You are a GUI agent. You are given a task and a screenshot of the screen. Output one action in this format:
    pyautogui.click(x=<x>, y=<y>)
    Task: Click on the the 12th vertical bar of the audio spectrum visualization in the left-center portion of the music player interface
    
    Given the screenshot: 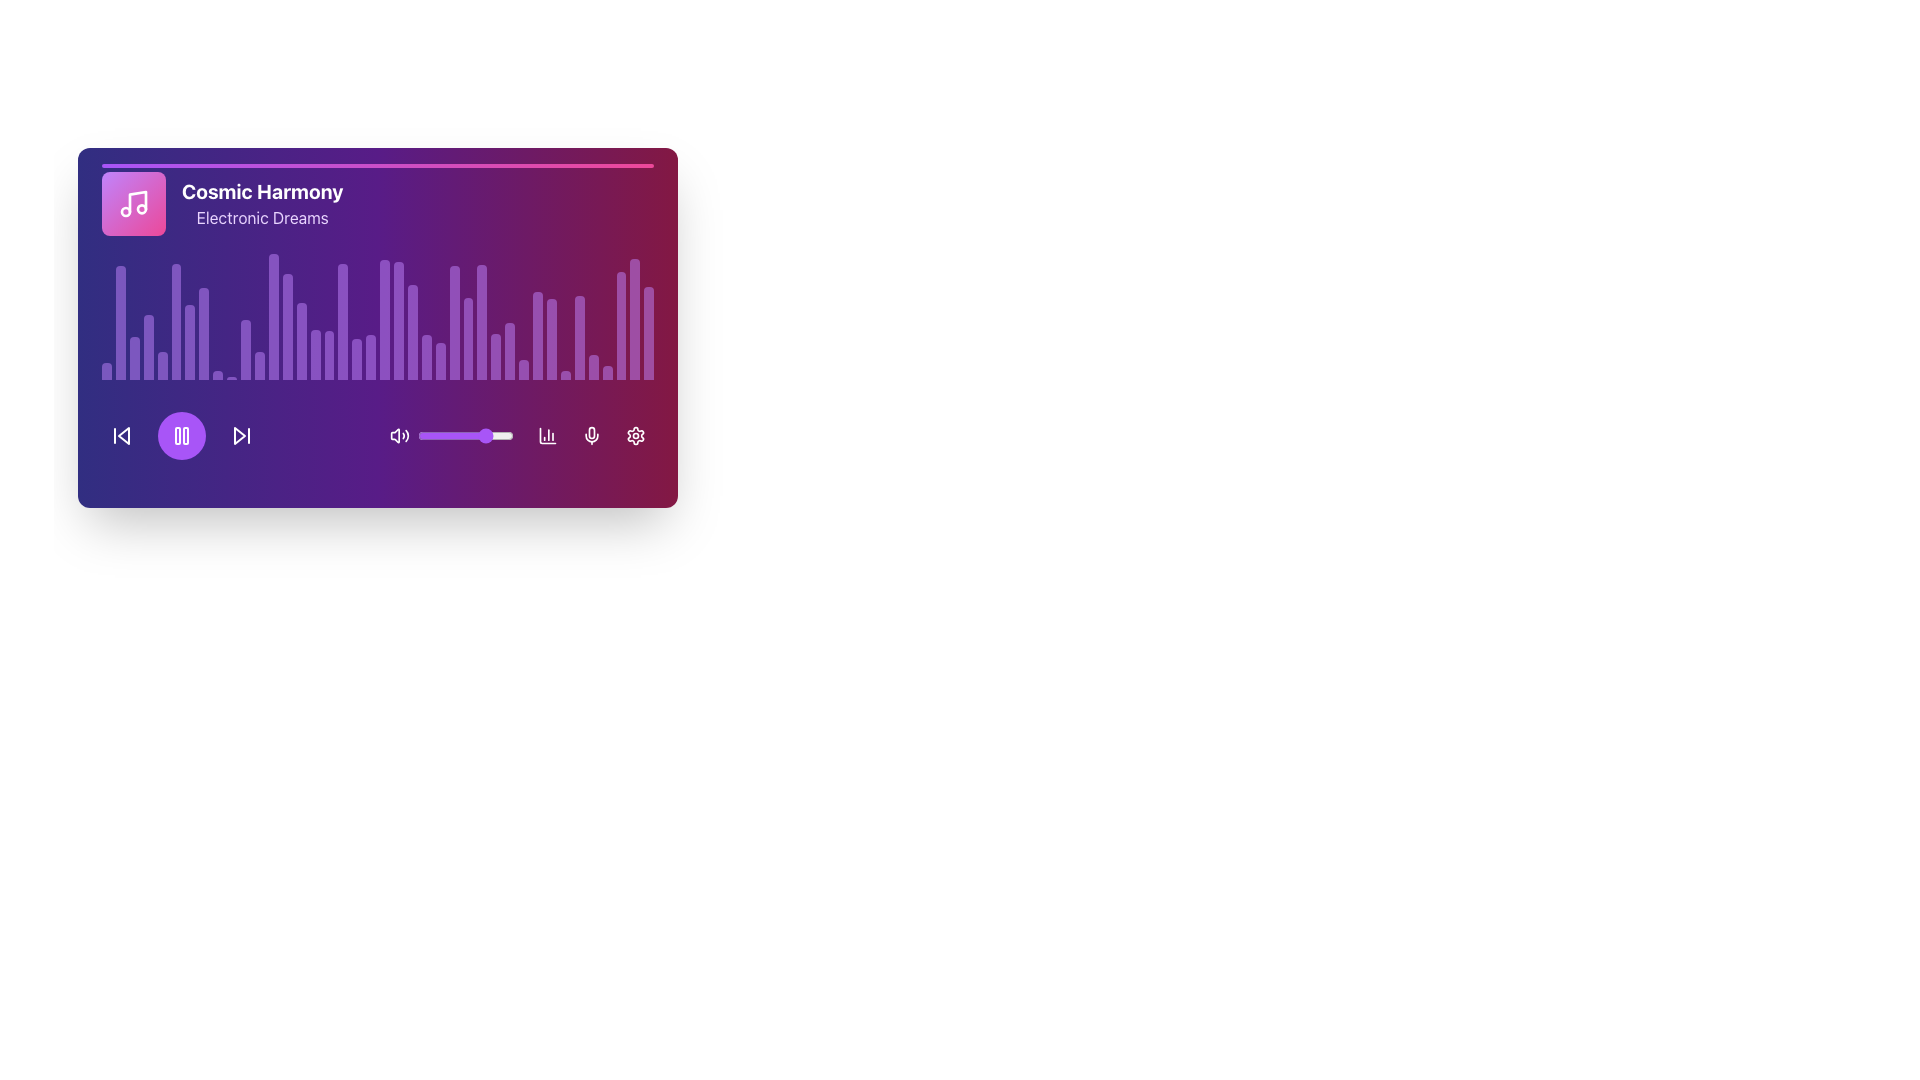 What is the action you would take?
    pyautogui.click(x=258, y=366)
    